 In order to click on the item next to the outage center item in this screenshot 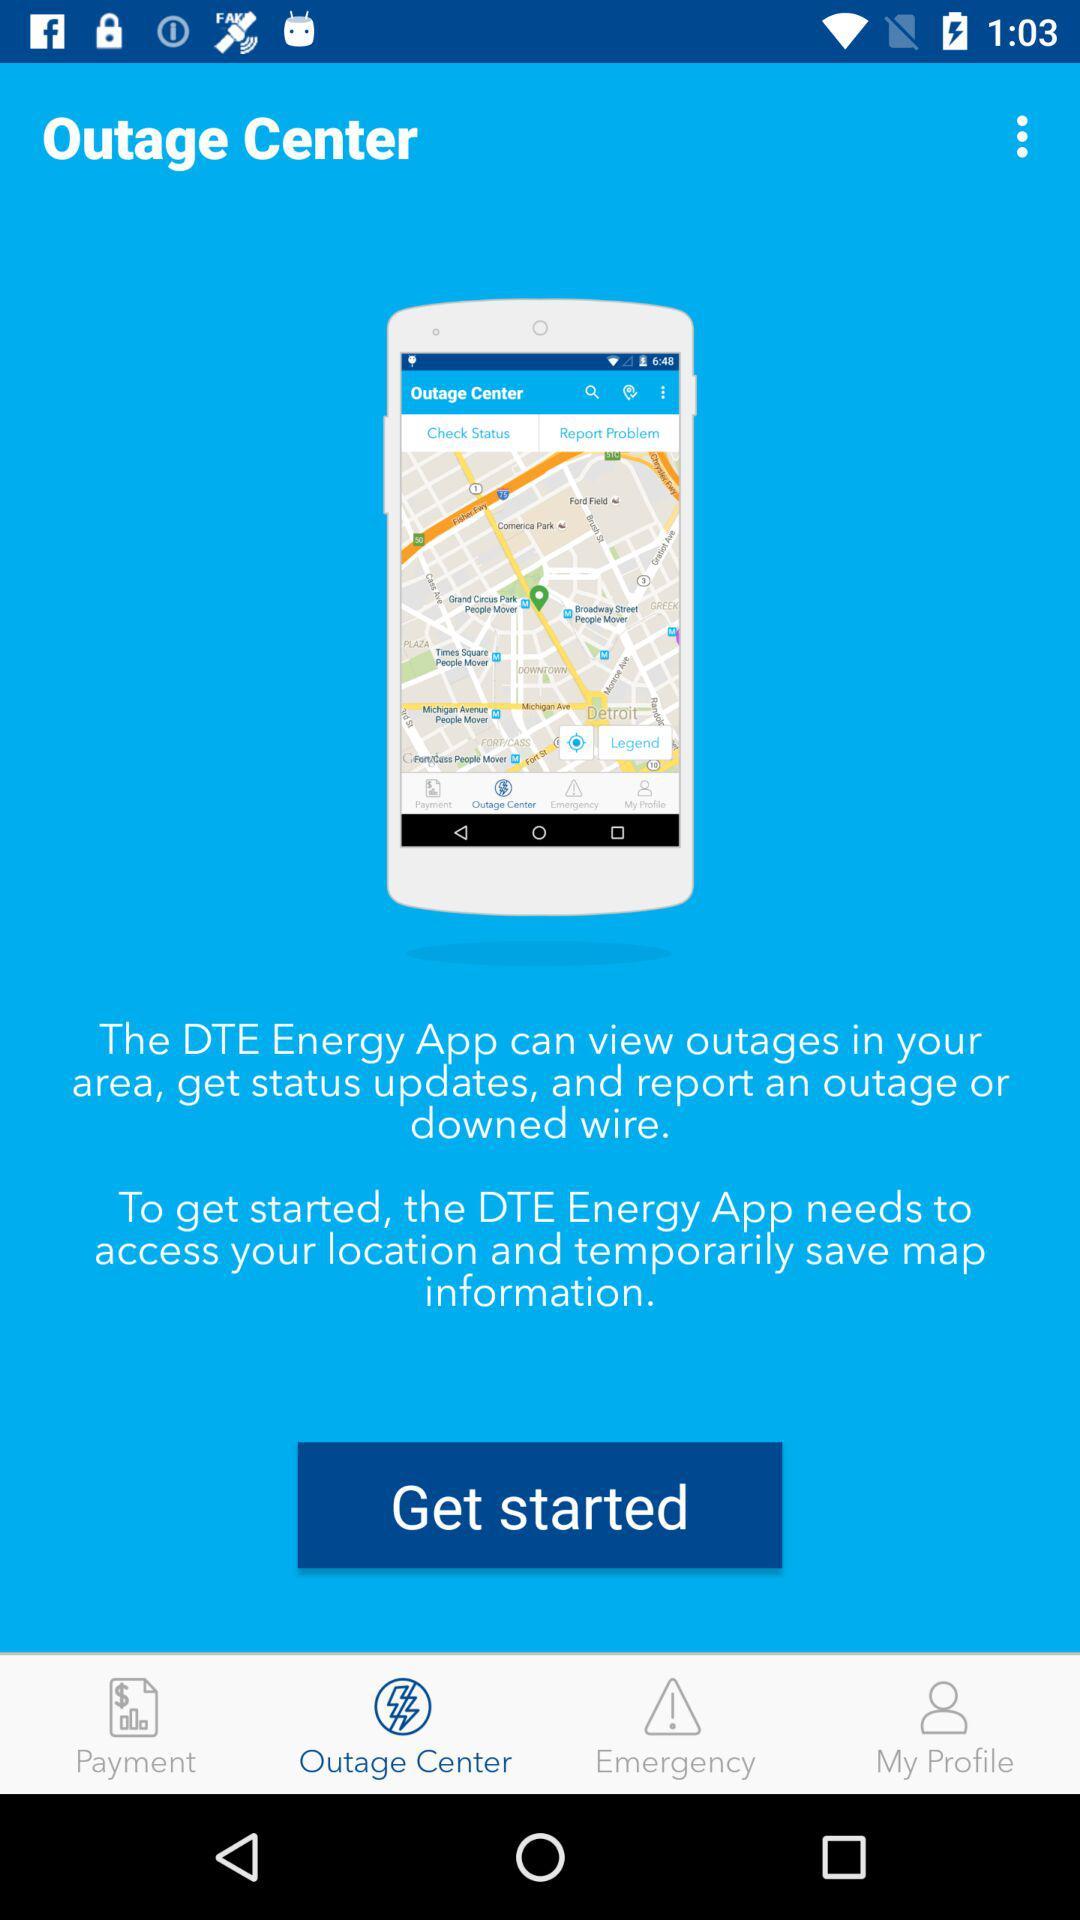, I will do `click(675, 1723)`.